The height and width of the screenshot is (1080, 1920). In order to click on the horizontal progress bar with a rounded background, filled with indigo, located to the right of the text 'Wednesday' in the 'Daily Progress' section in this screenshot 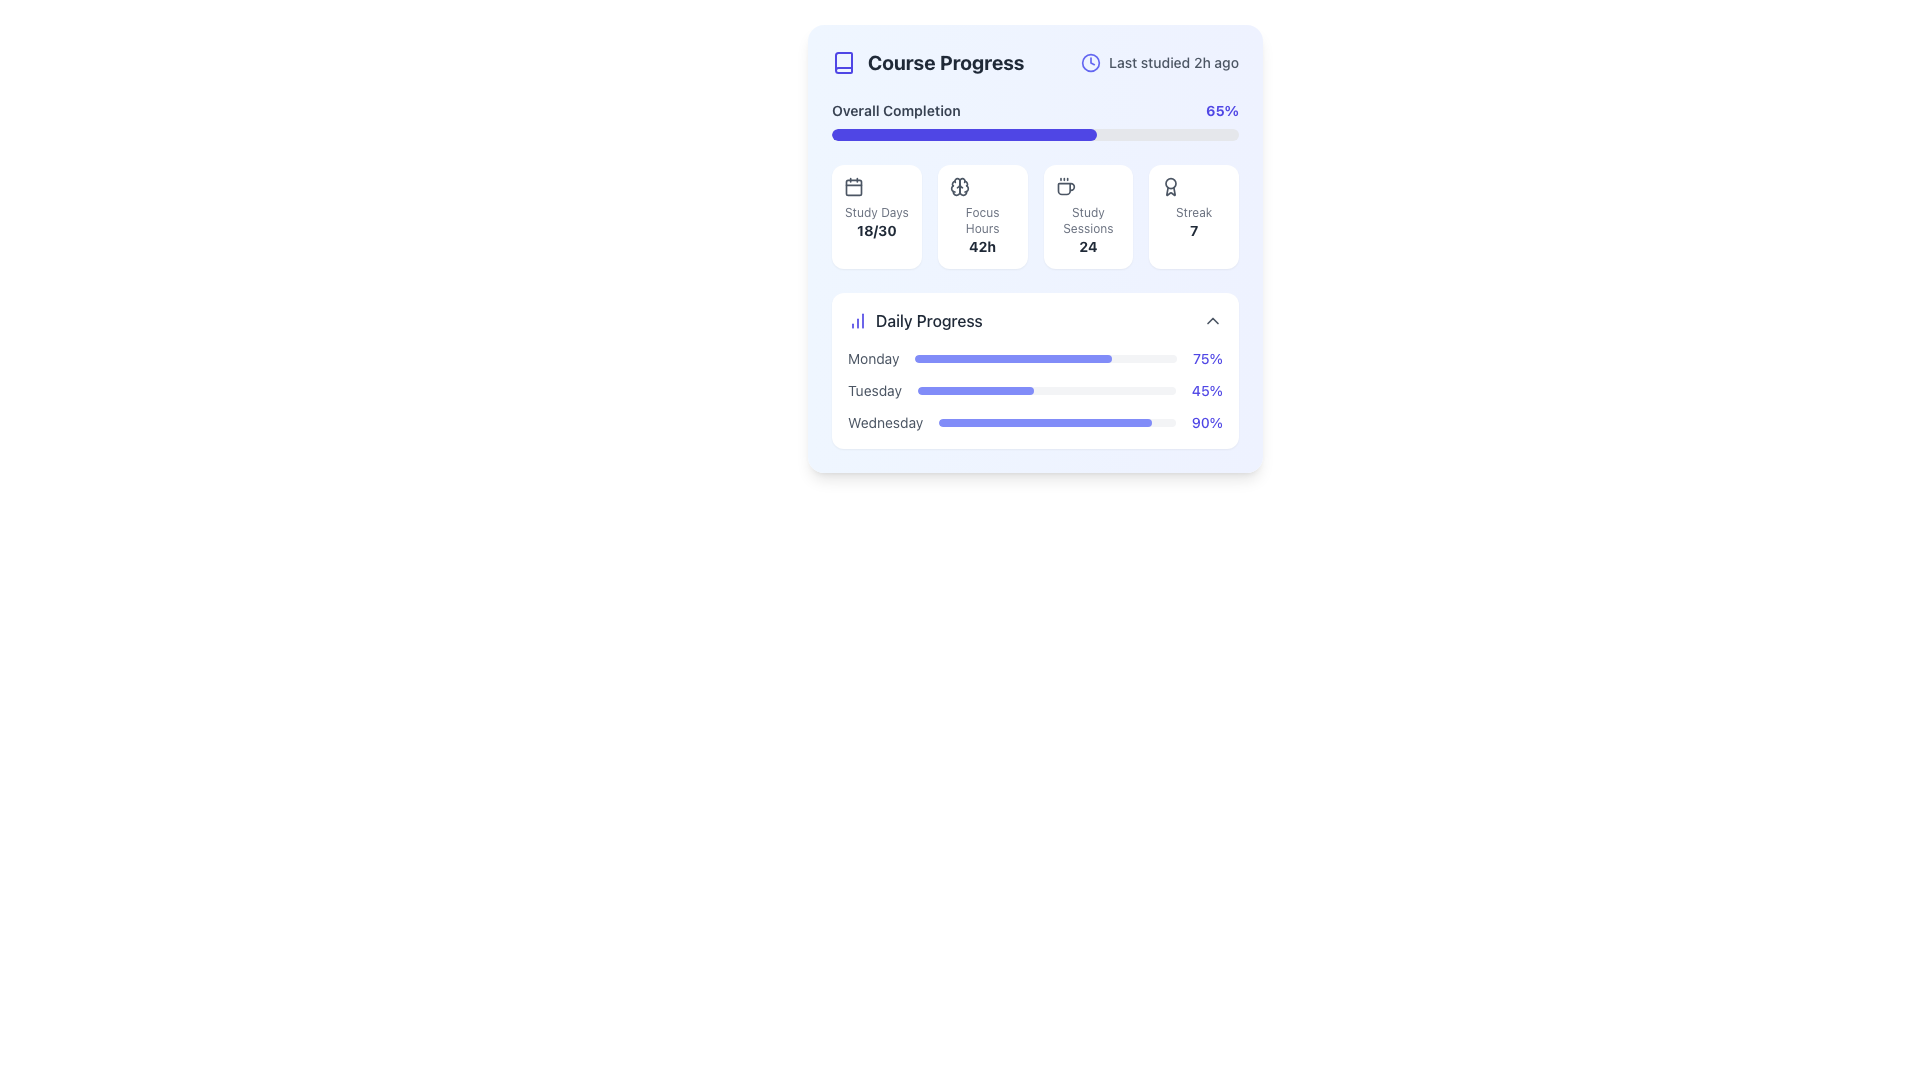, I will do `click(1056, 422)`.